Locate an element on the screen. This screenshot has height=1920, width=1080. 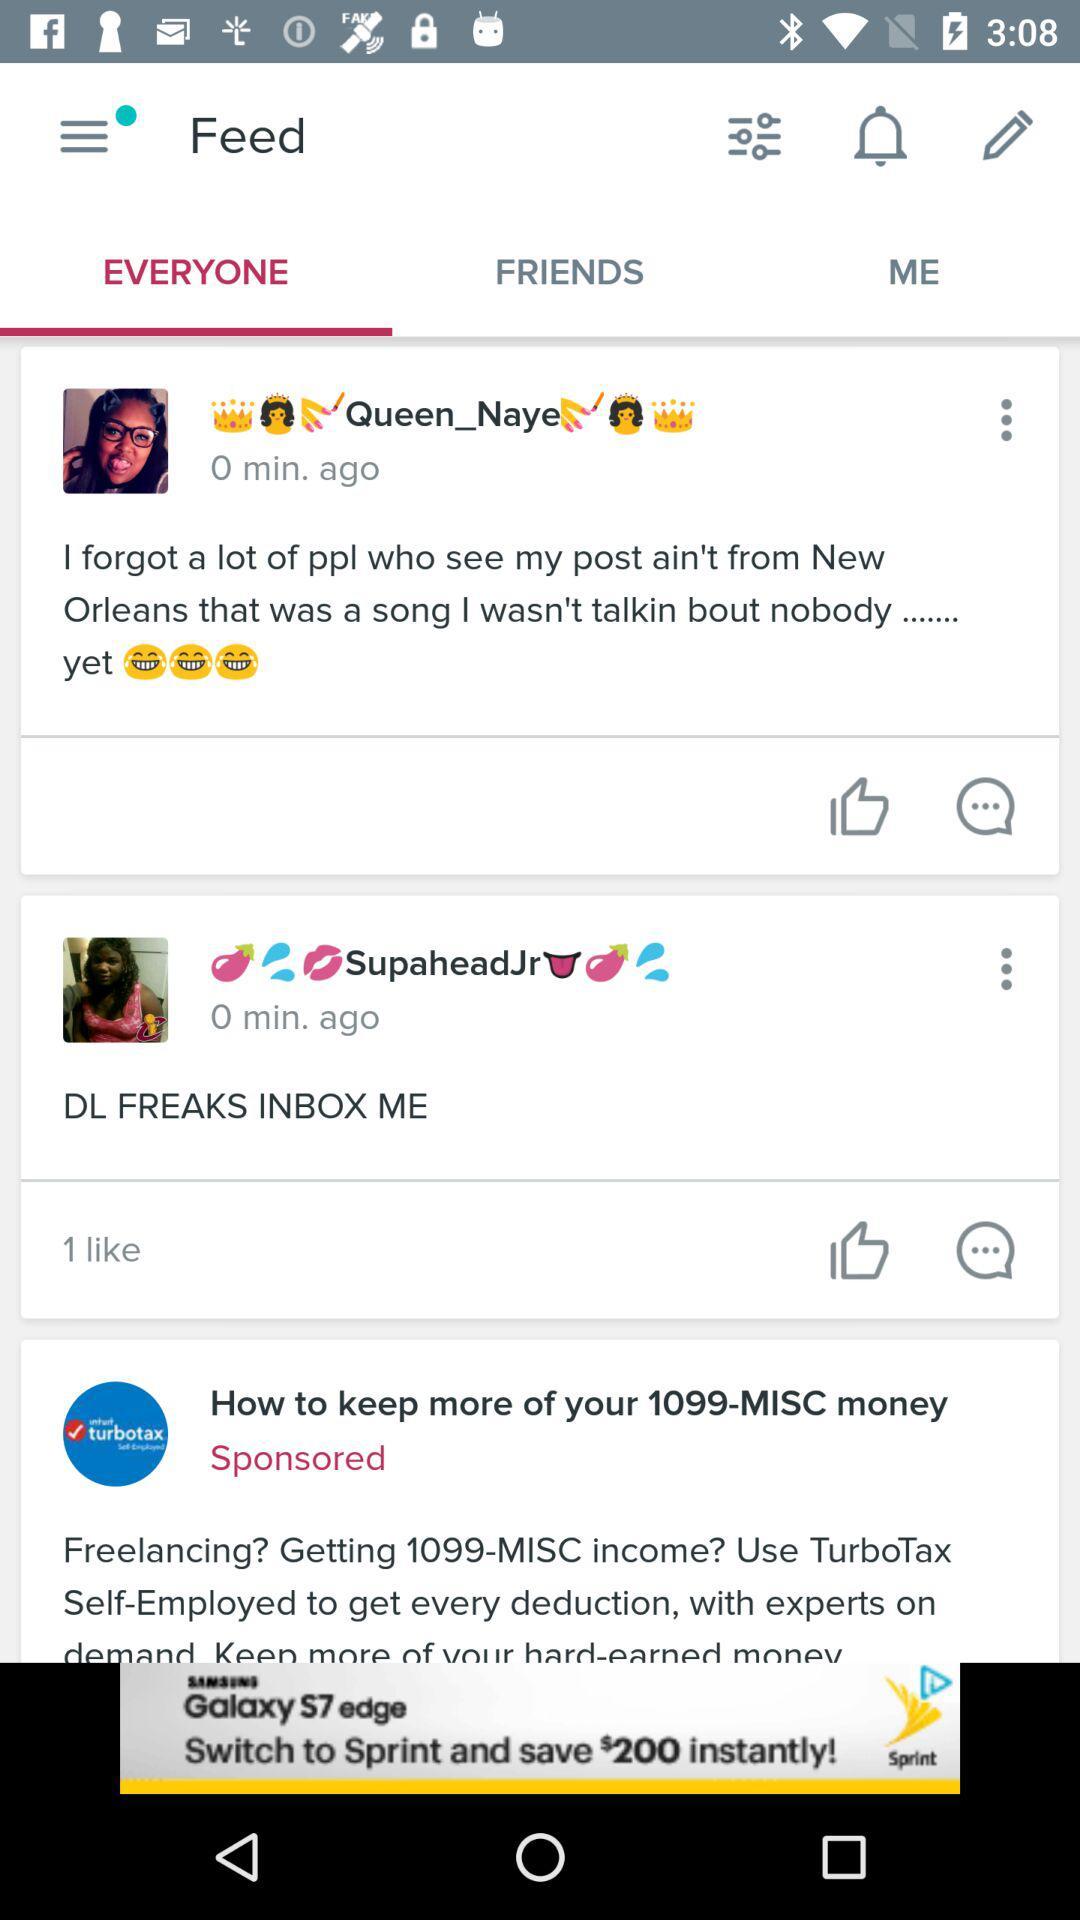
menu is located at coordinates (83, 135).